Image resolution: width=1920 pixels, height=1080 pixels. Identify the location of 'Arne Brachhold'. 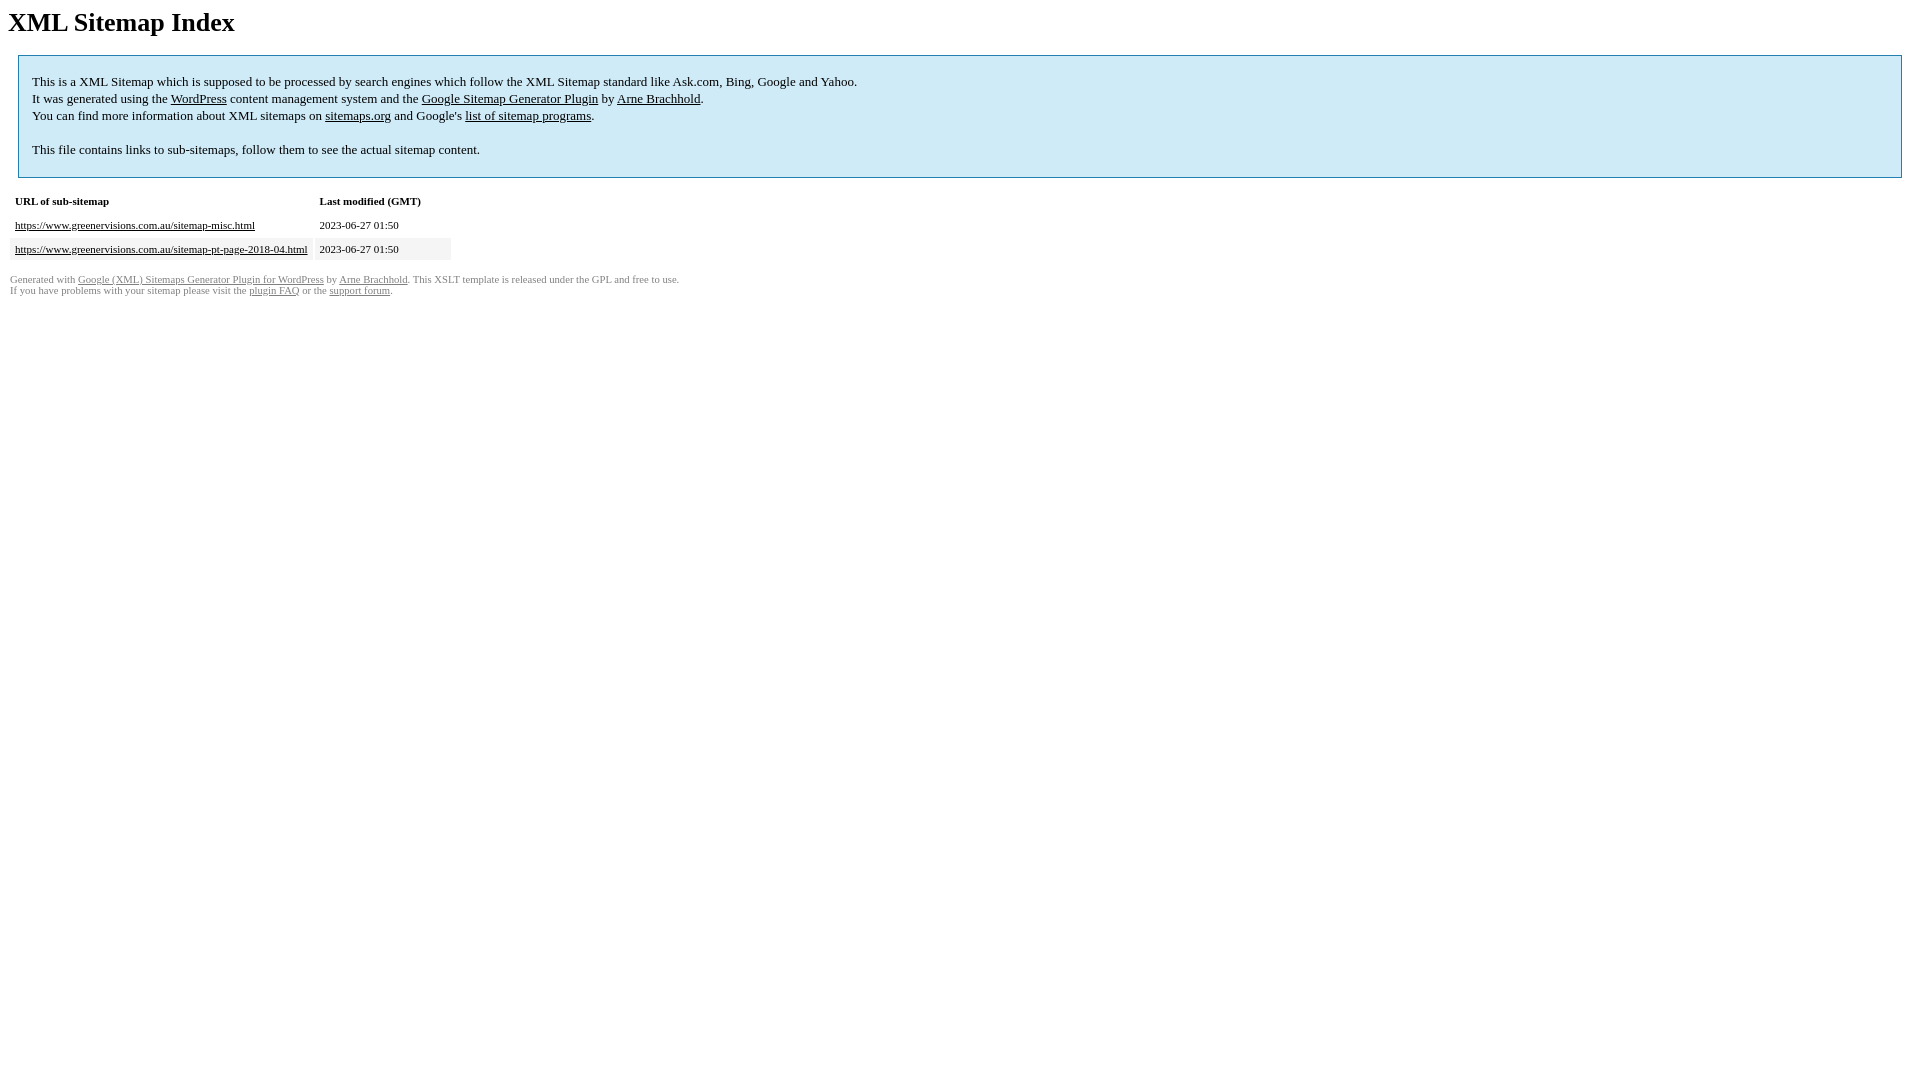
(373, 279).